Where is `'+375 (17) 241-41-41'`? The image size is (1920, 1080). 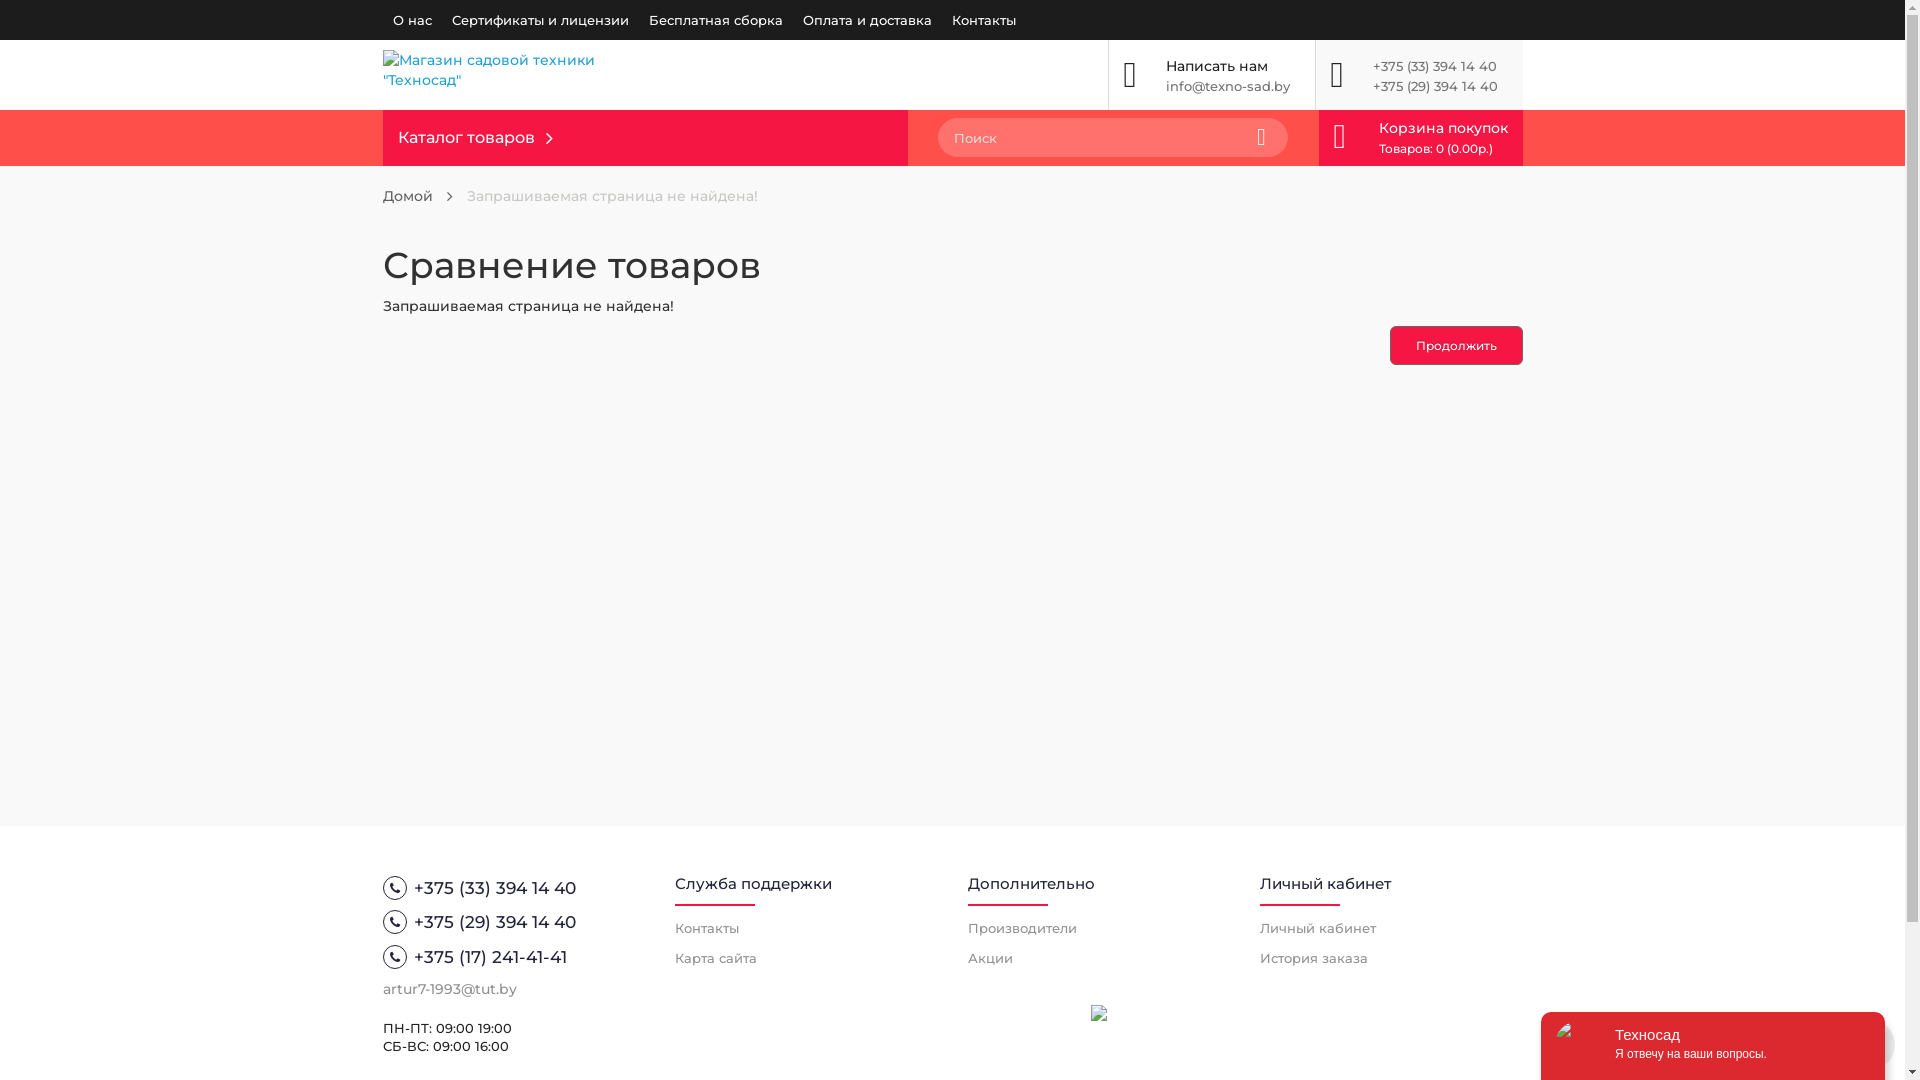
'+375 (17) 241-41-41' is located at coordinates (513, 955).